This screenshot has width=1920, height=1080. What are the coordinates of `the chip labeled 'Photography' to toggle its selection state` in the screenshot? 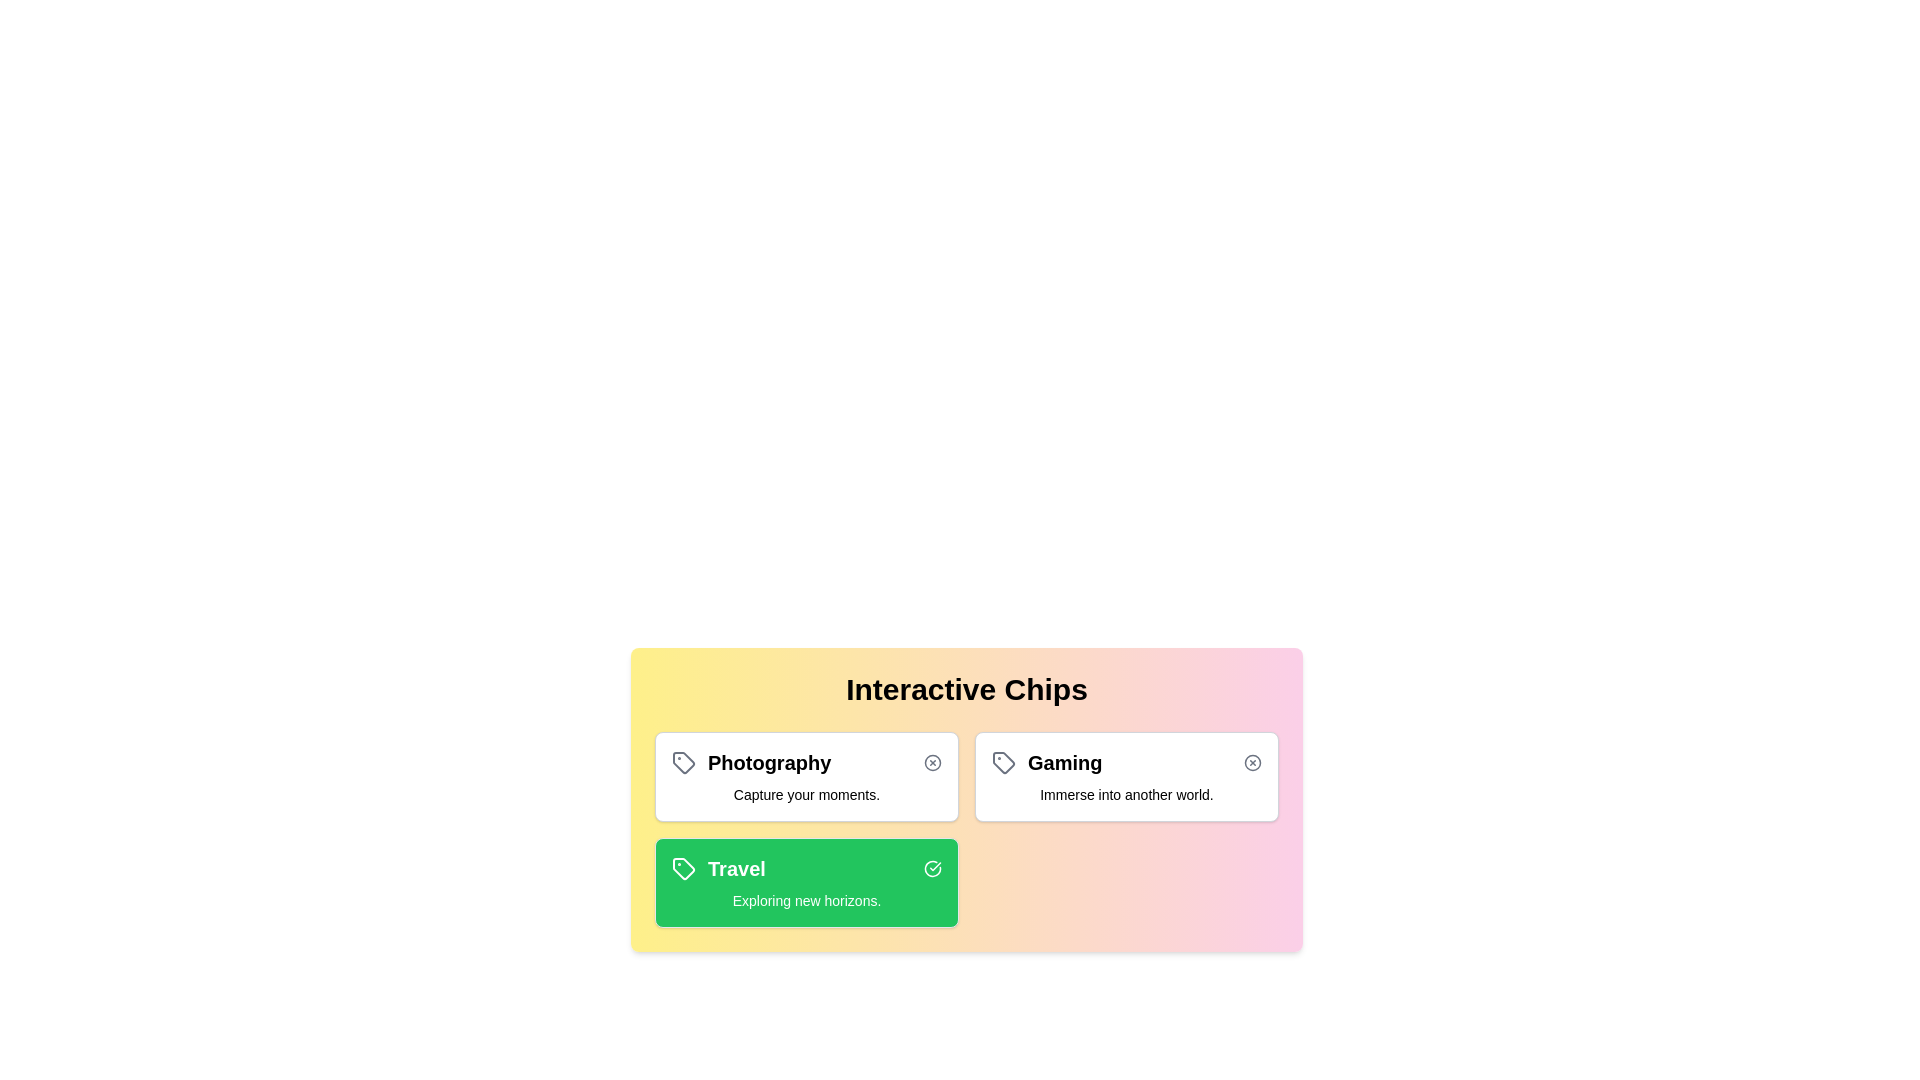 It's located at (806, 775).